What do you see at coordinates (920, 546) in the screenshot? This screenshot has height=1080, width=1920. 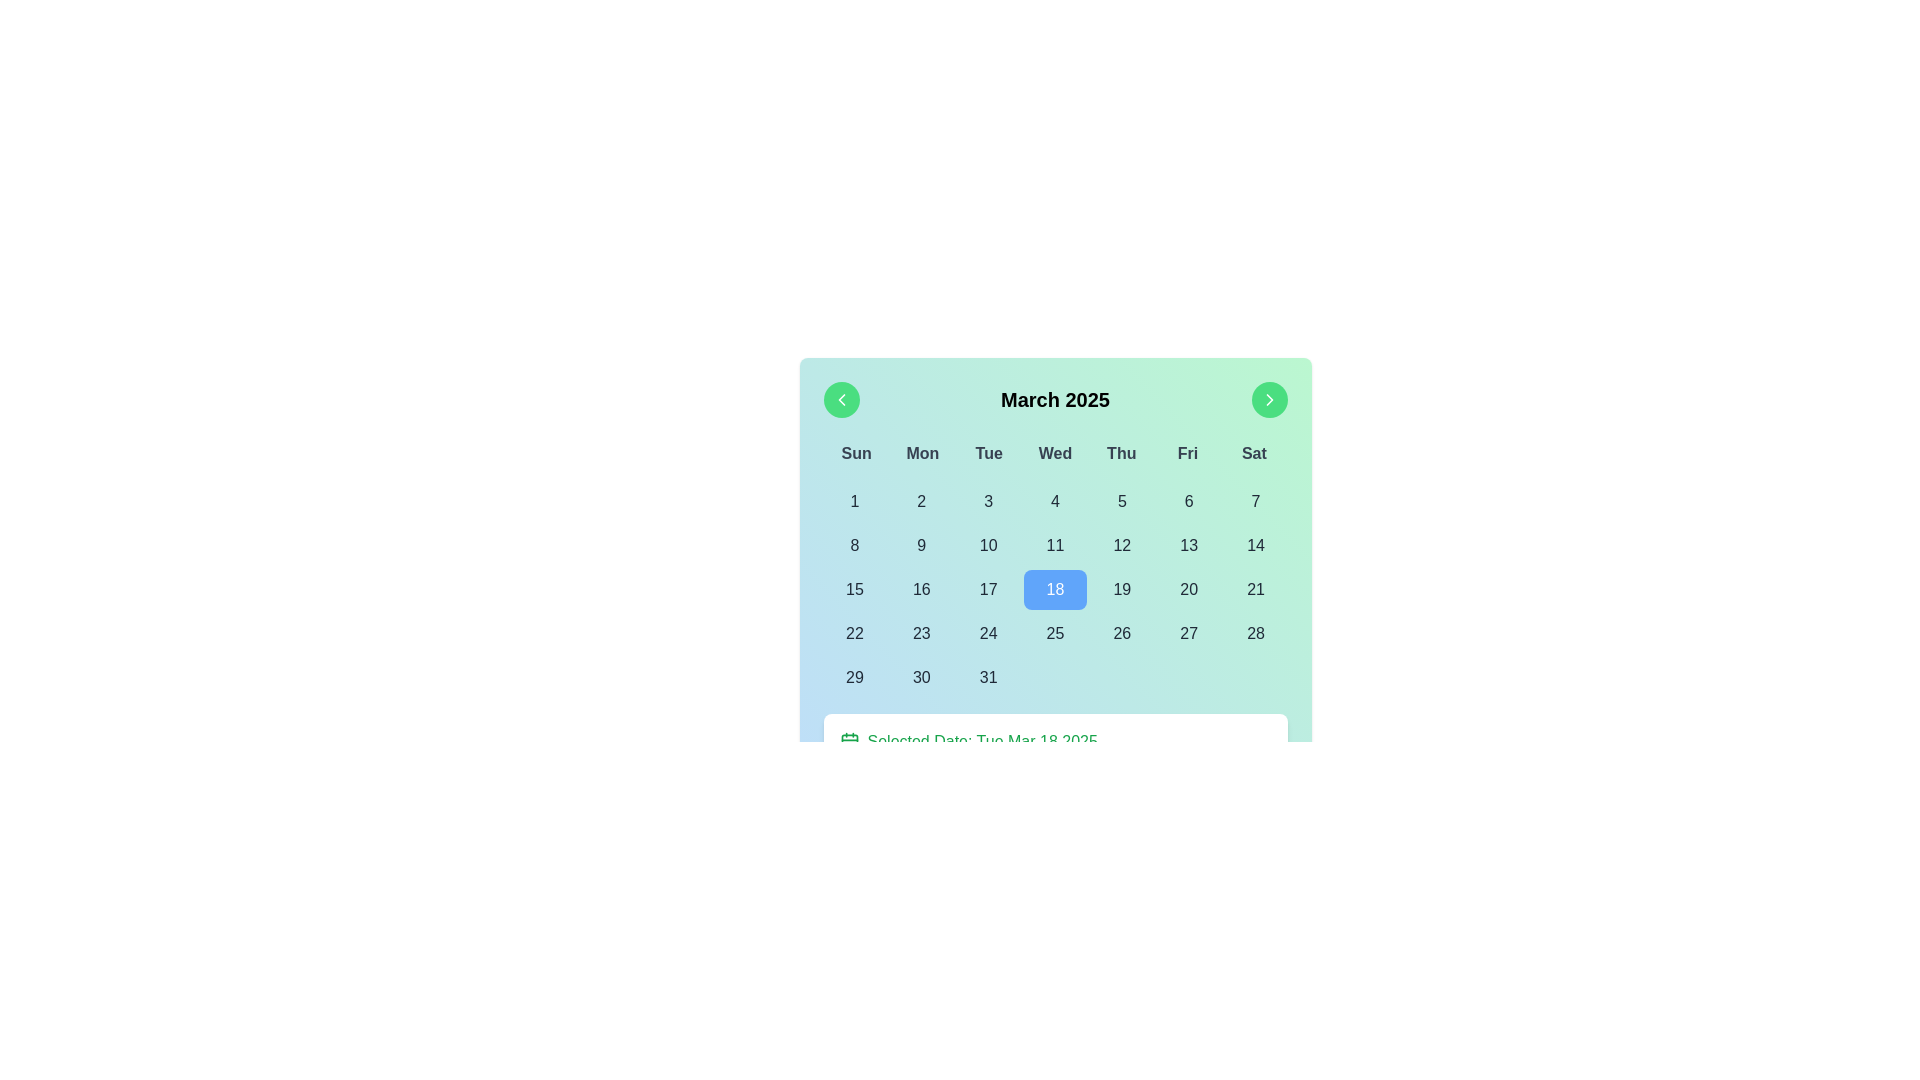 I see `the calendar cell displaying the number '9'` at bounding box center [920, 546].